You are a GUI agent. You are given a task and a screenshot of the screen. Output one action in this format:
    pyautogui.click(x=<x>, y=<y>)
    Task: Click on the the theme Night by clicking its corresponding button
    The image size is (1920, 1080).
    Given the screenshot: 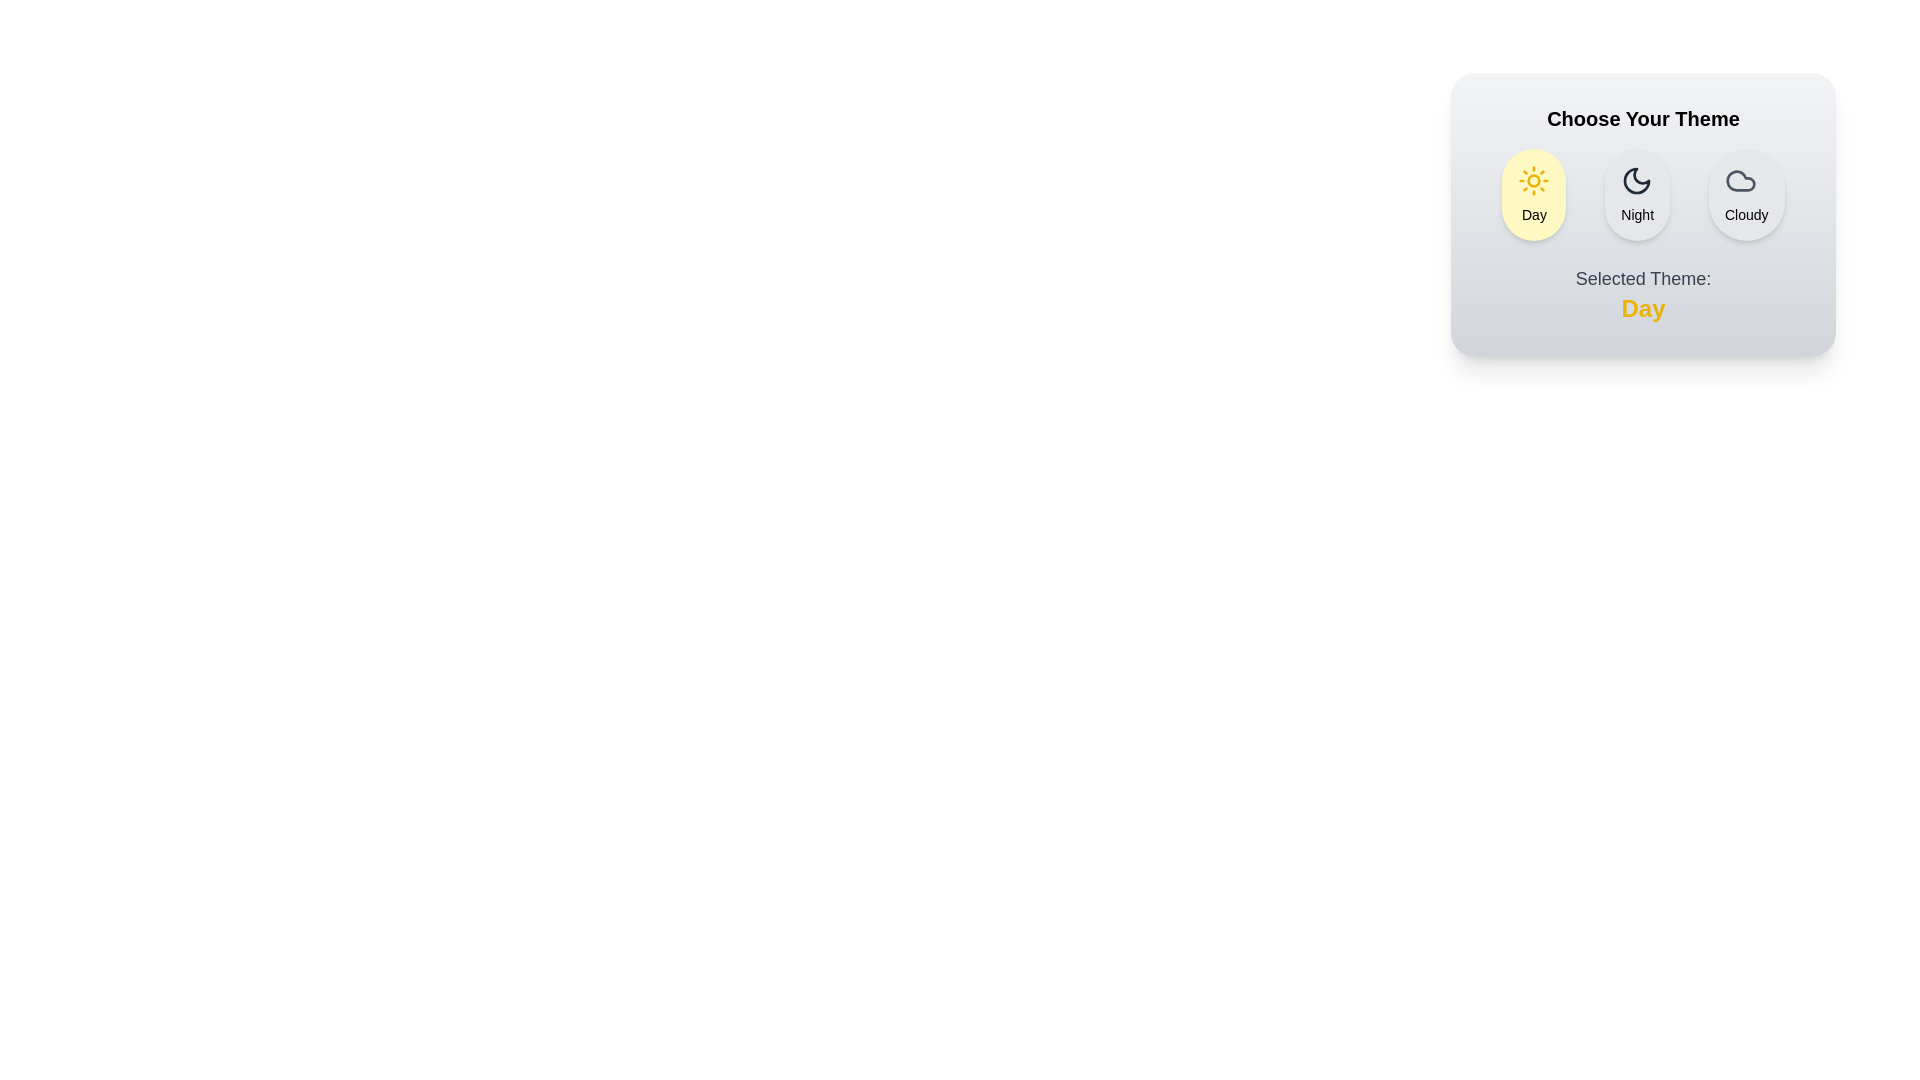 What is the action you would take?
    pyautogui.click(x=1637, y=195)
    